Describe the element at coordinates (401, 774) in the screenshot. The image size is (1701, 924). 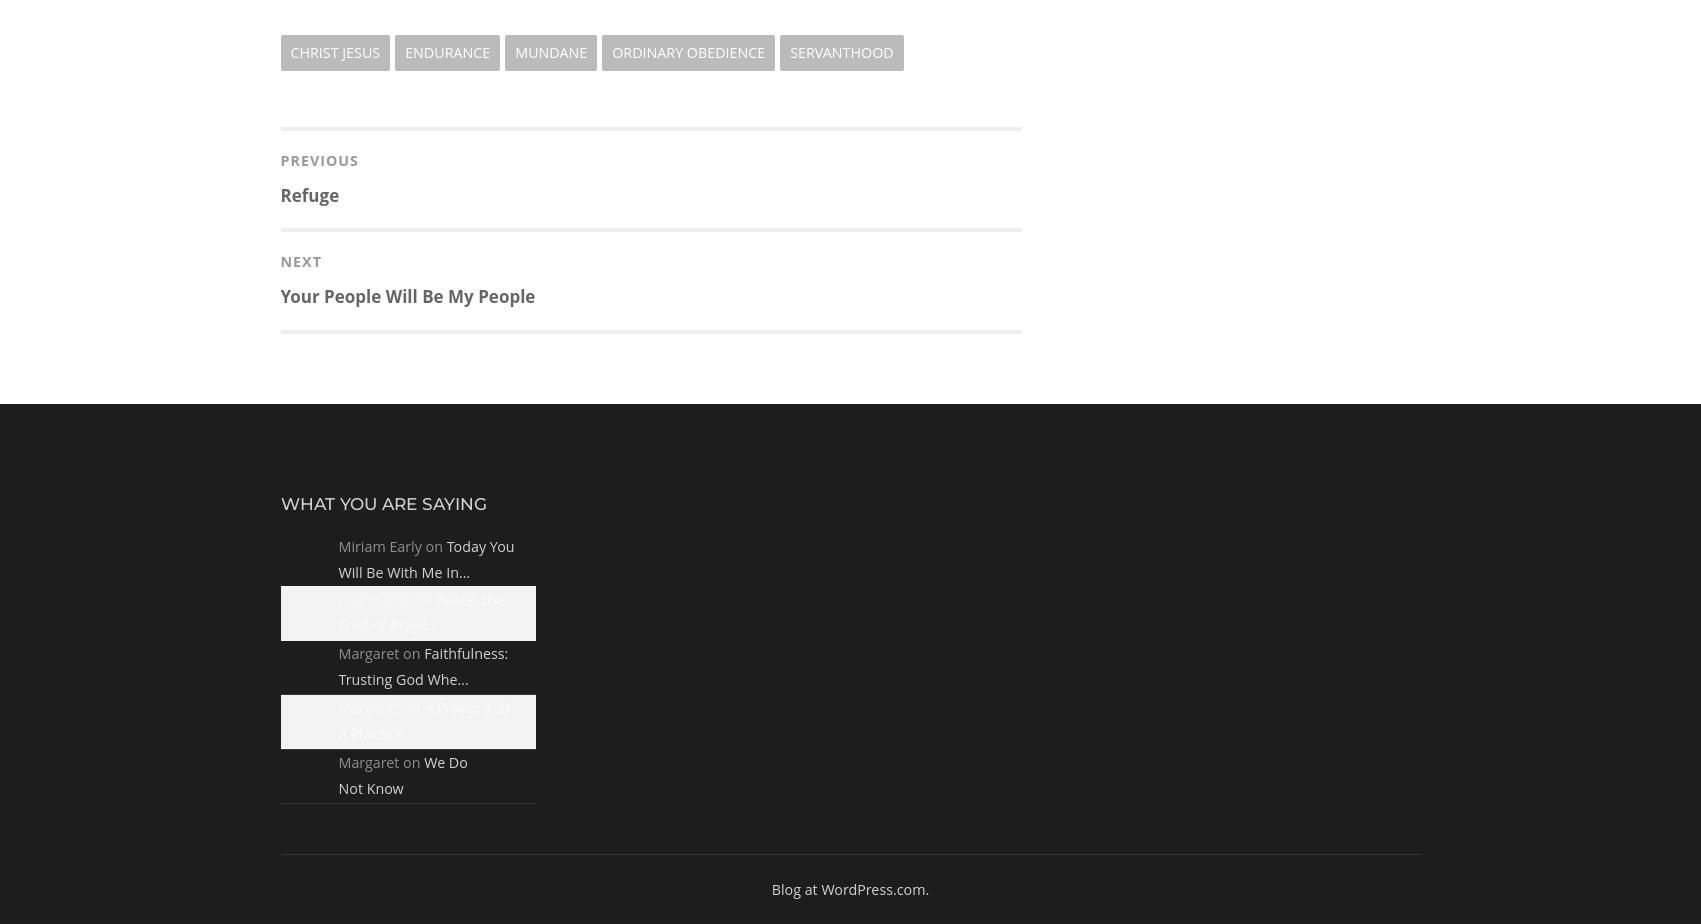
I see `'We Do Not Know'` at that location.